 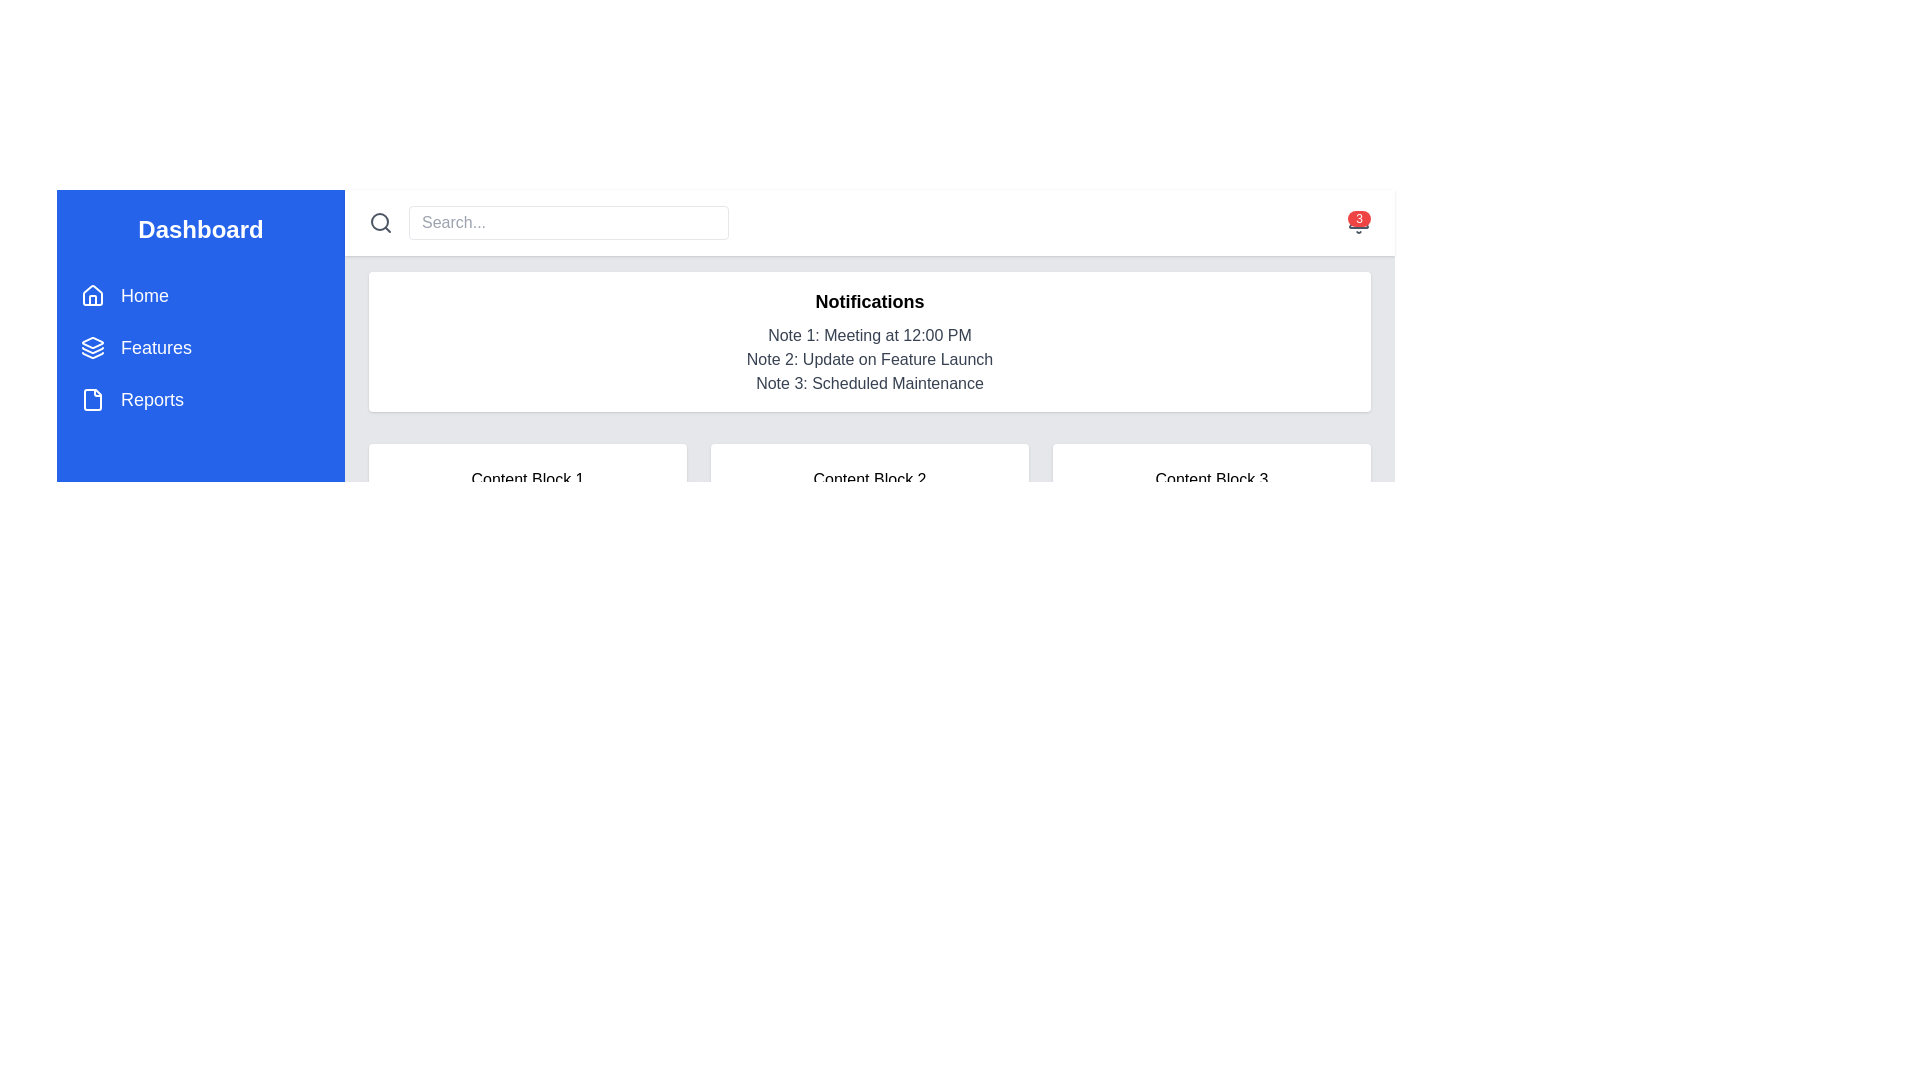 I want to click on the house-shaped icon in the navigation sidebar under the 'Dashboard' label, which is styled with clean lines and a blue background, so click(x=91, y=294).